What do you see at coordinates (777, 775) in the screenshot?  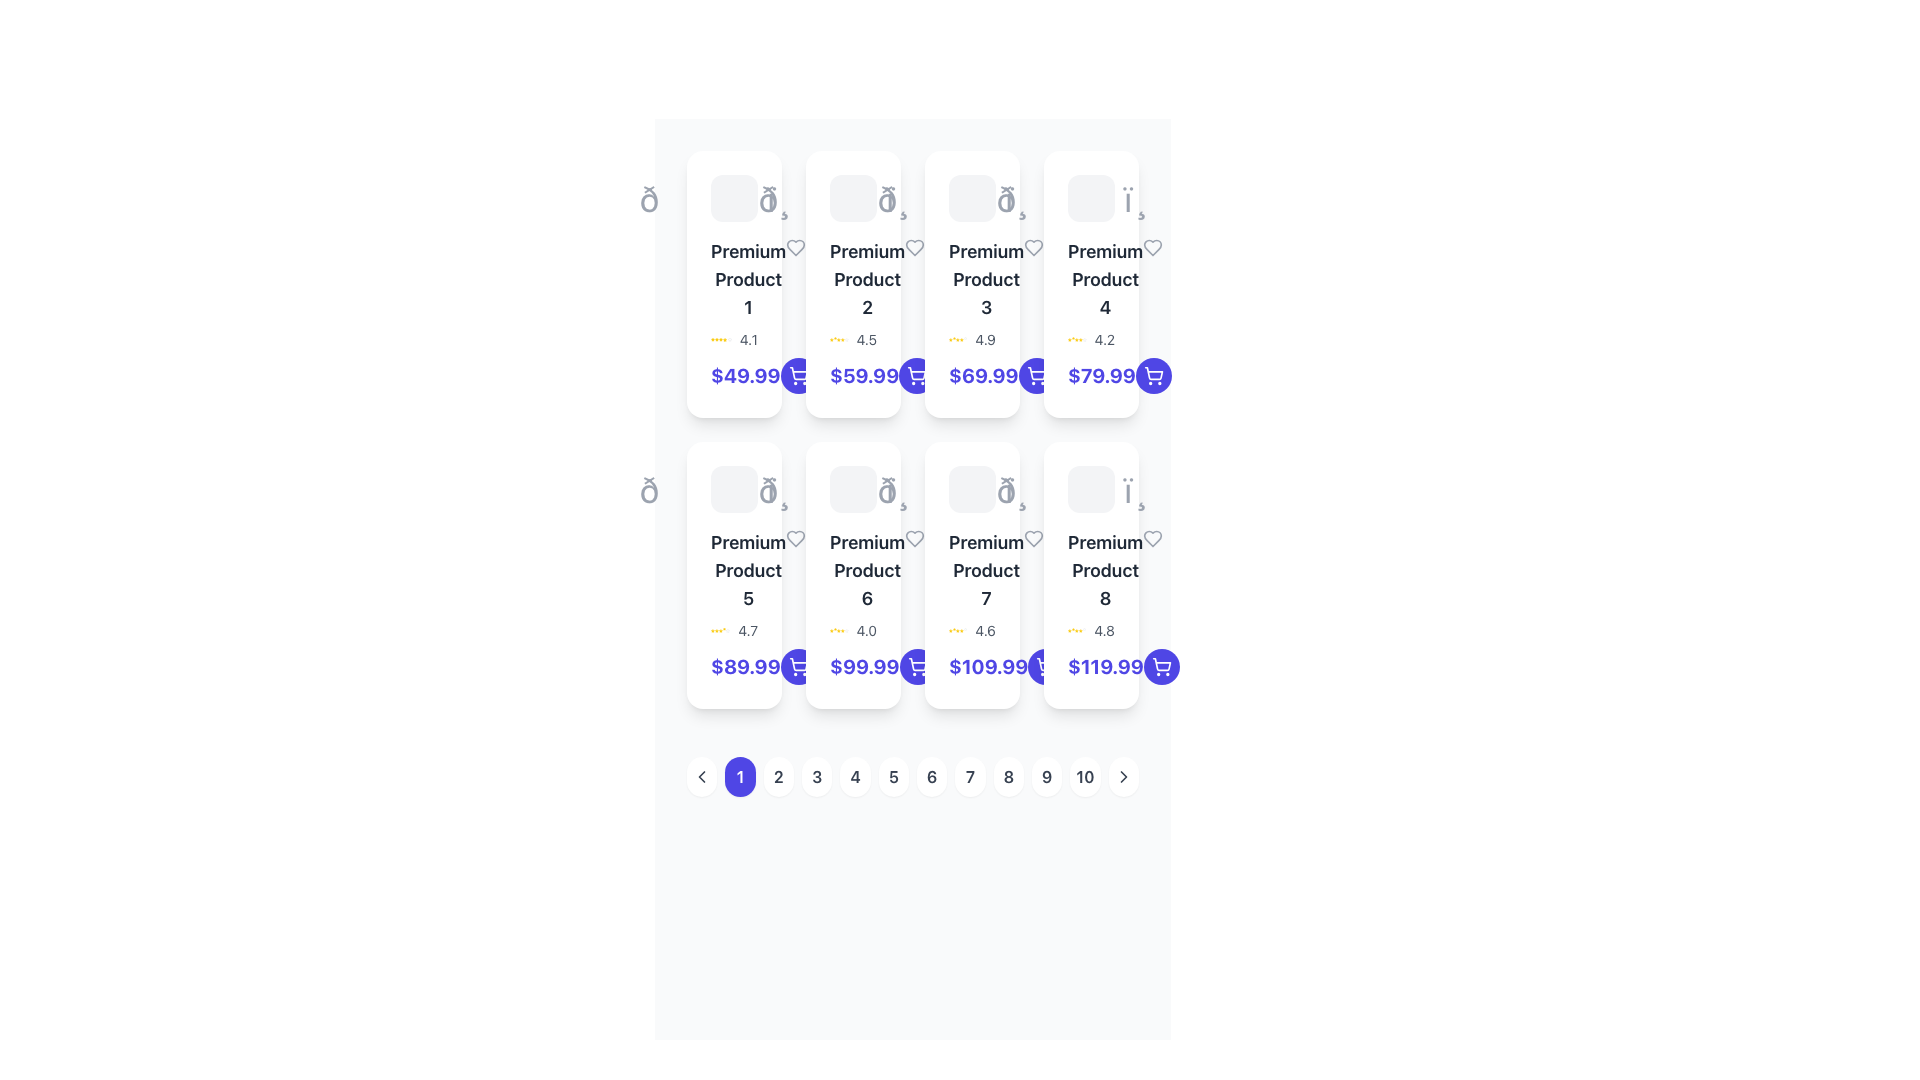 I see `the second pagination button that navigates to the second page of the product listing` at bounding box center [777, 775].